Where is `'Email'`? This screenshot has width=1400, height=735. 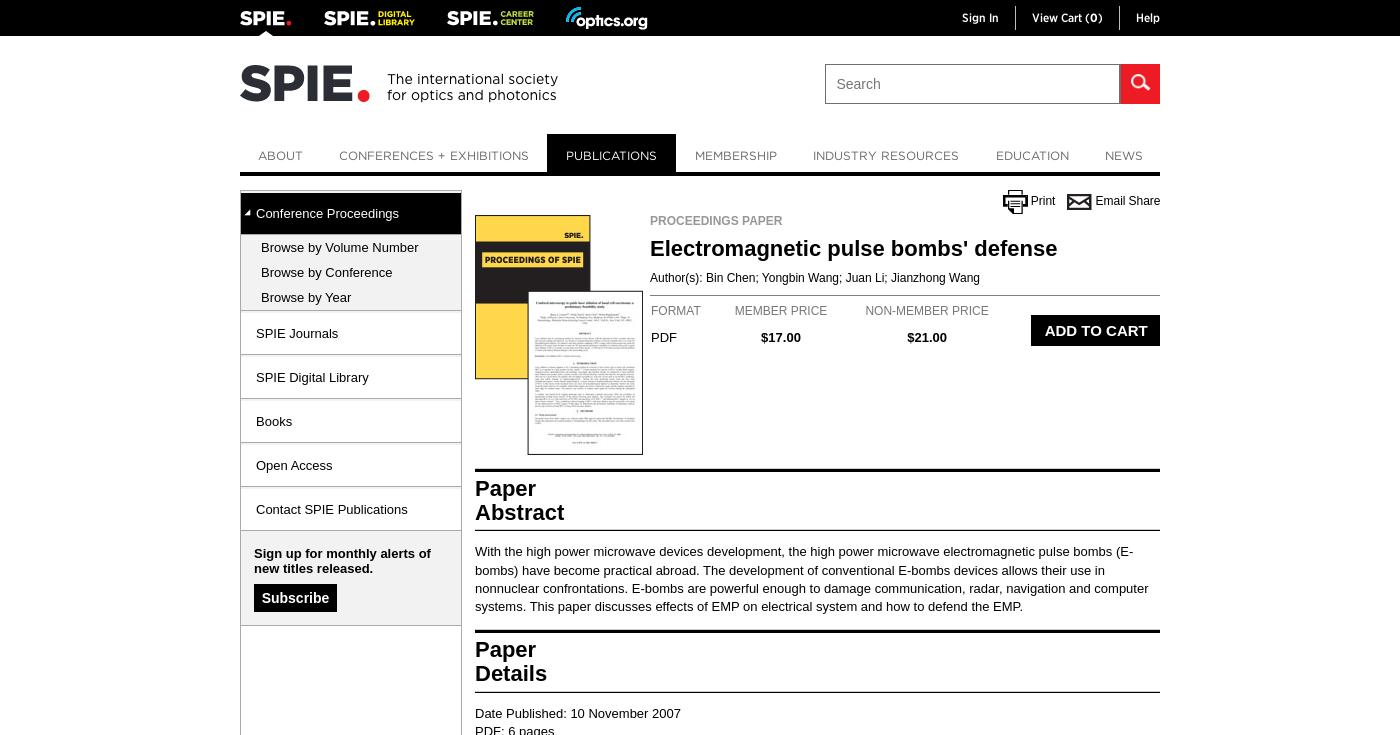 'Email' is located at coordinates (1110, 201).